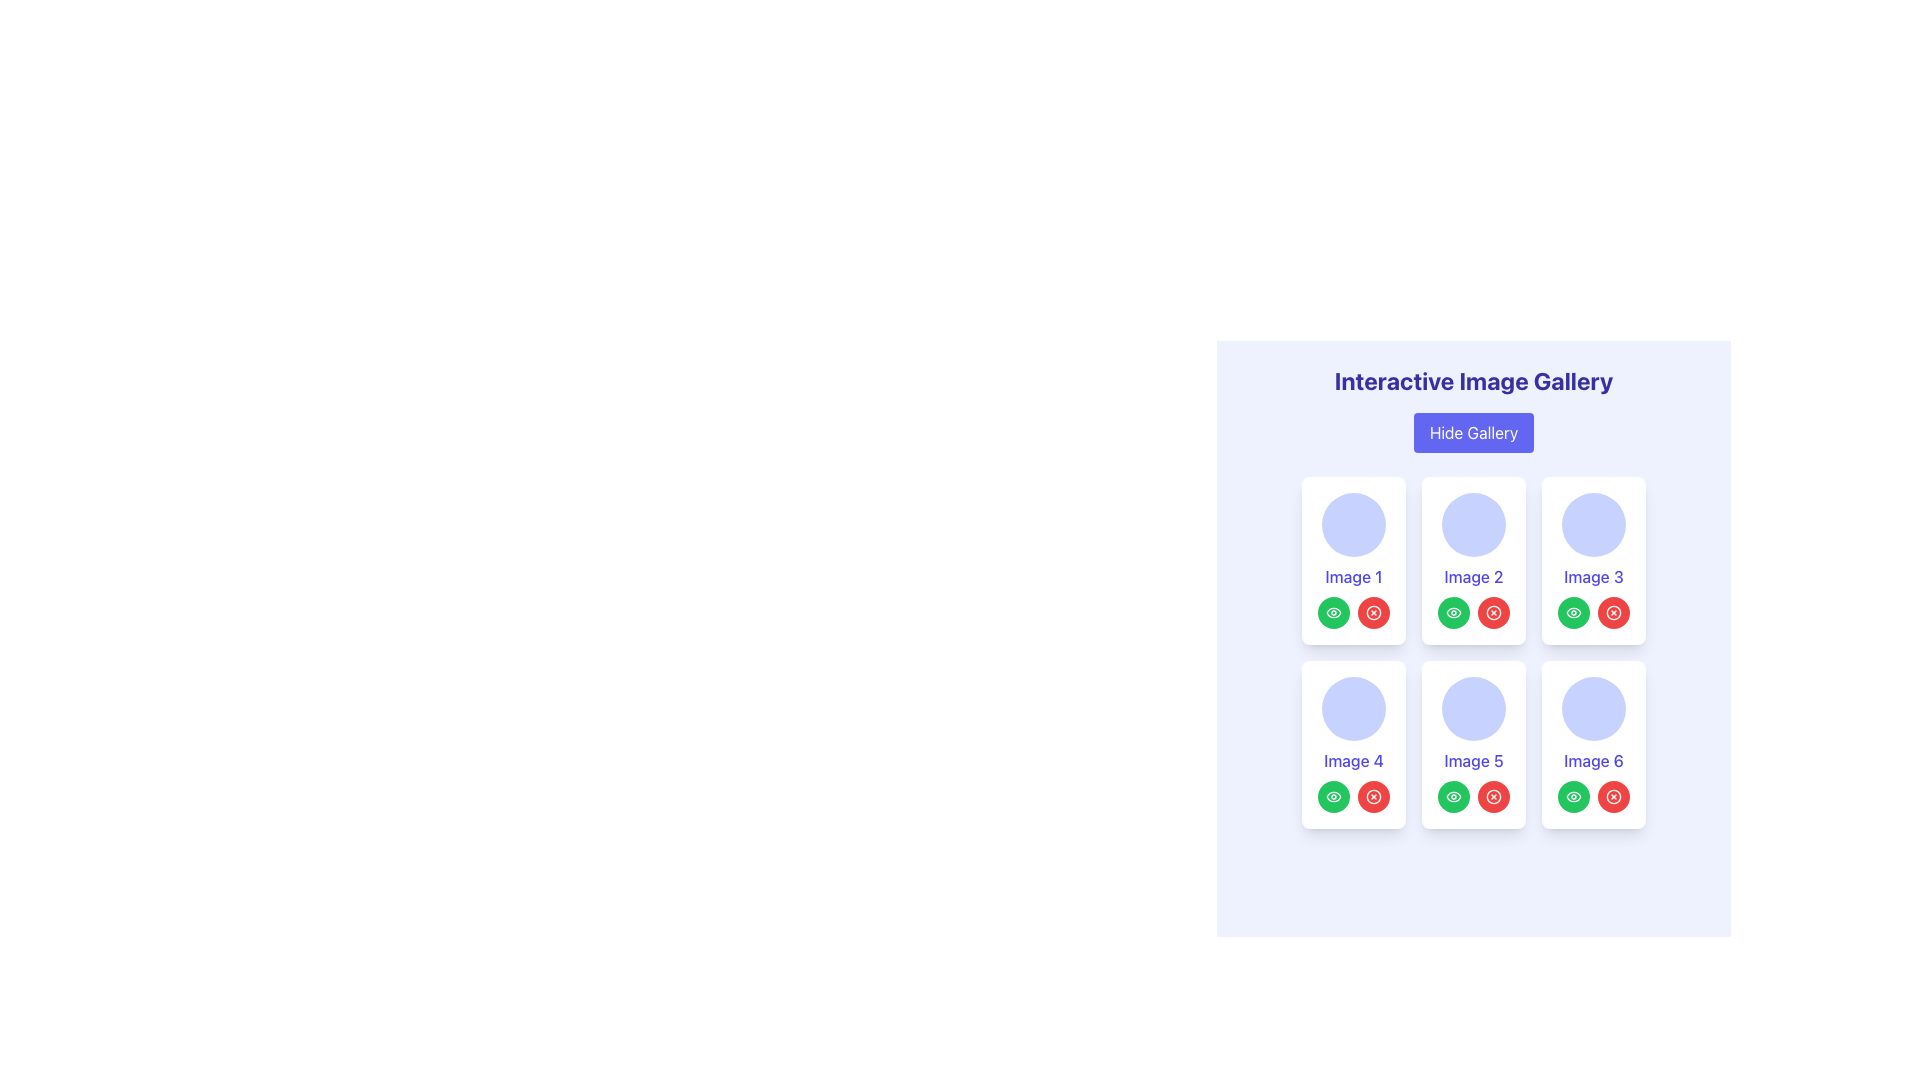 The width and height of the screenshot is (1920, 1080). I want to click on the visibility toggle button located to the right of the text 'Image 3' and above the red button, so click(1573, 612).